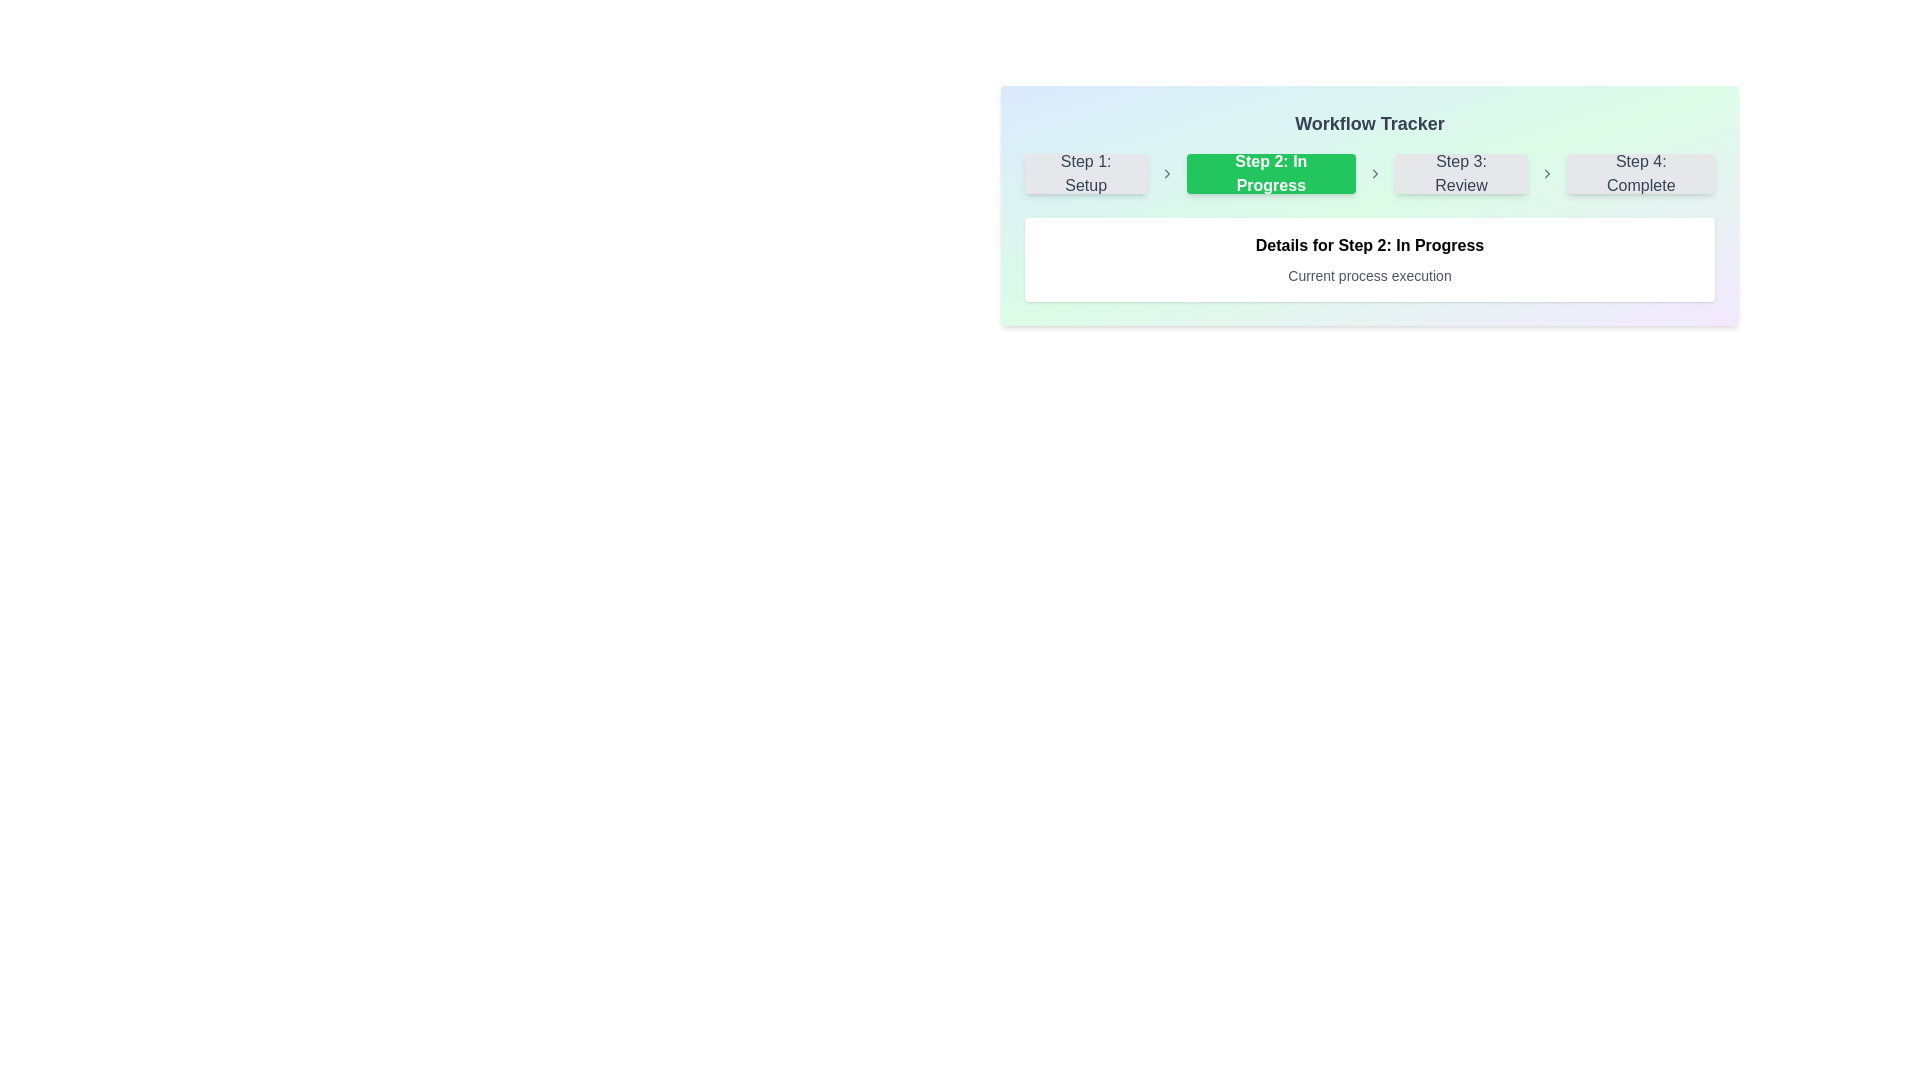  What do you see at coordinates (1270, 172) in the screenshot?
I see `the green rectangular button labeled 'Step 2: In Progress' for navigation` at bounding box center [1270, 172].